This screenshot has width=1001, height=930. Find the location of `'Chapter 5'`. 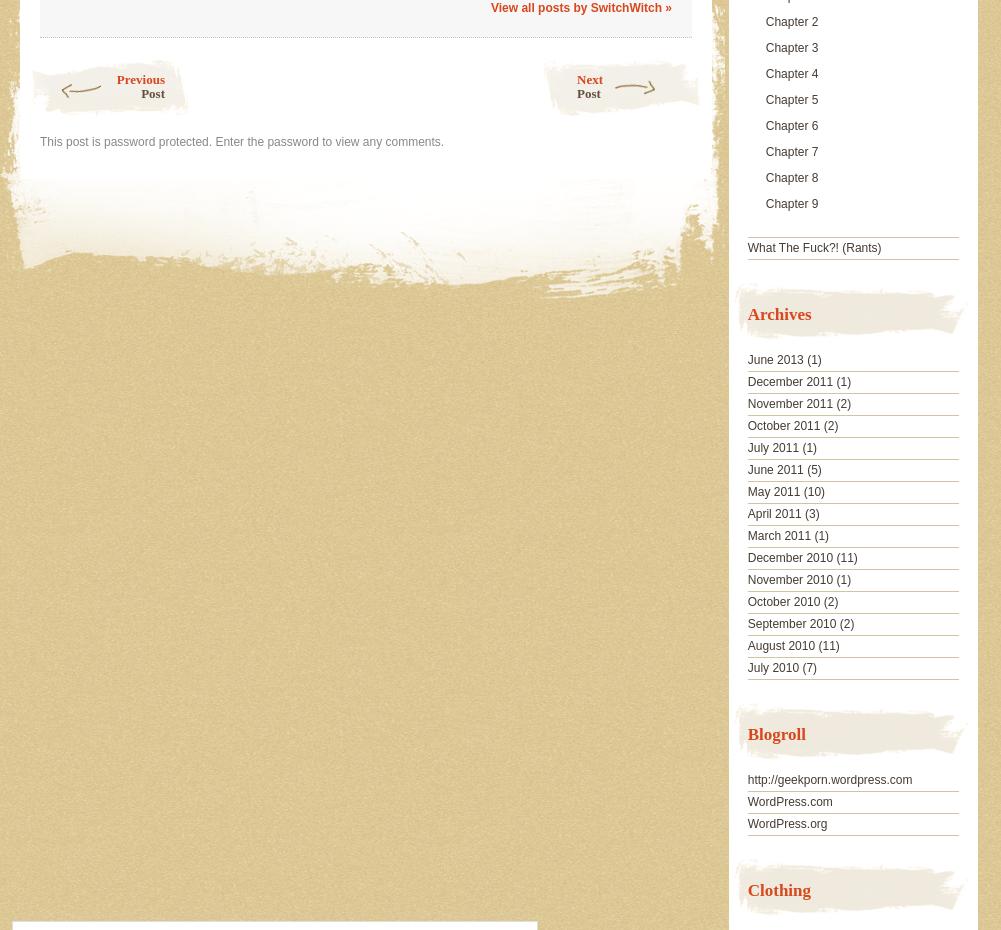

'Chapter 5' is located at coordinates (790, 99).